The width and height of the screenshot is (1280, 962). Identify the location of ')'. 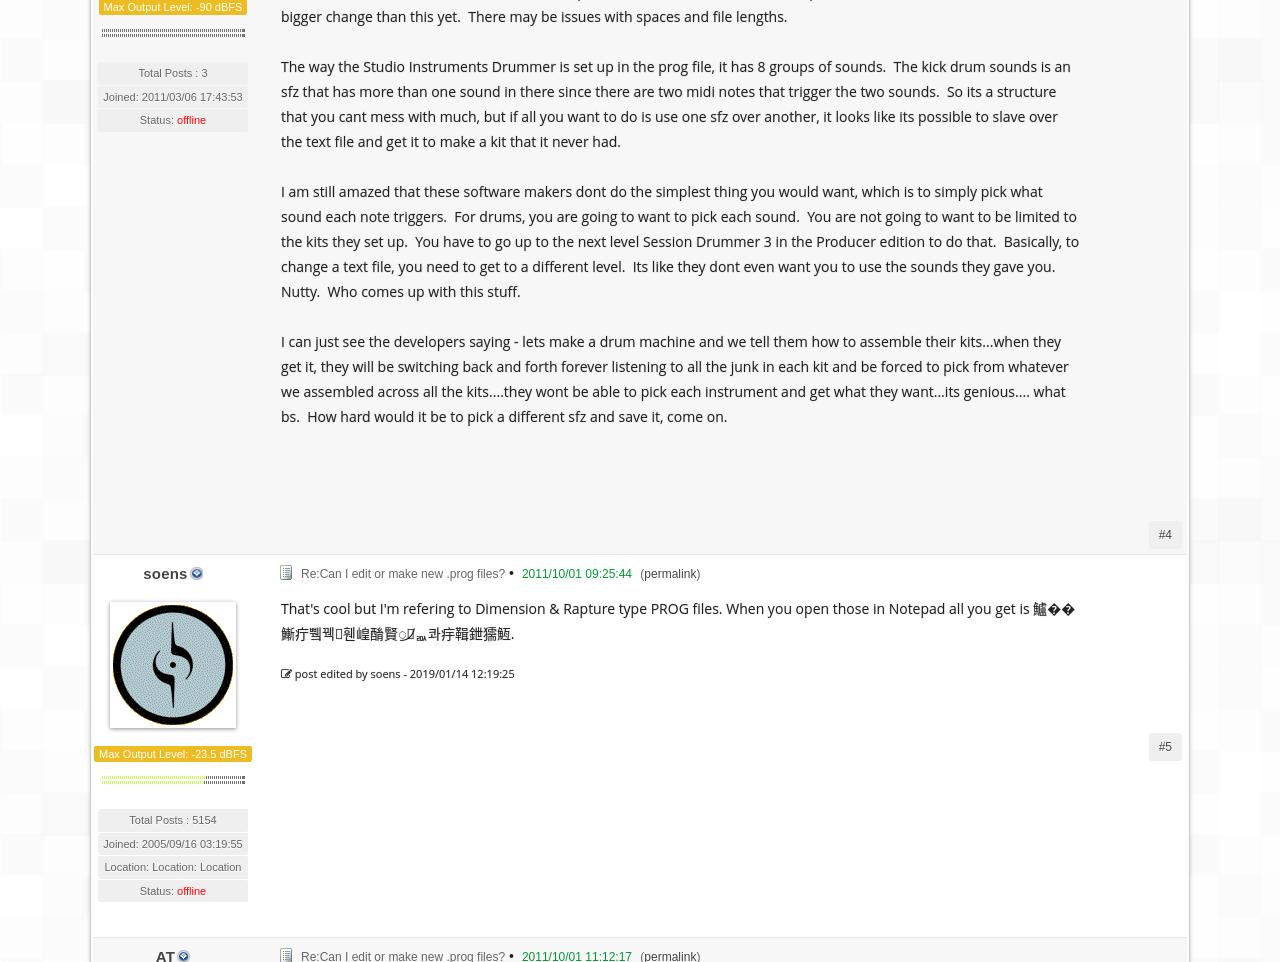
(697, 574).